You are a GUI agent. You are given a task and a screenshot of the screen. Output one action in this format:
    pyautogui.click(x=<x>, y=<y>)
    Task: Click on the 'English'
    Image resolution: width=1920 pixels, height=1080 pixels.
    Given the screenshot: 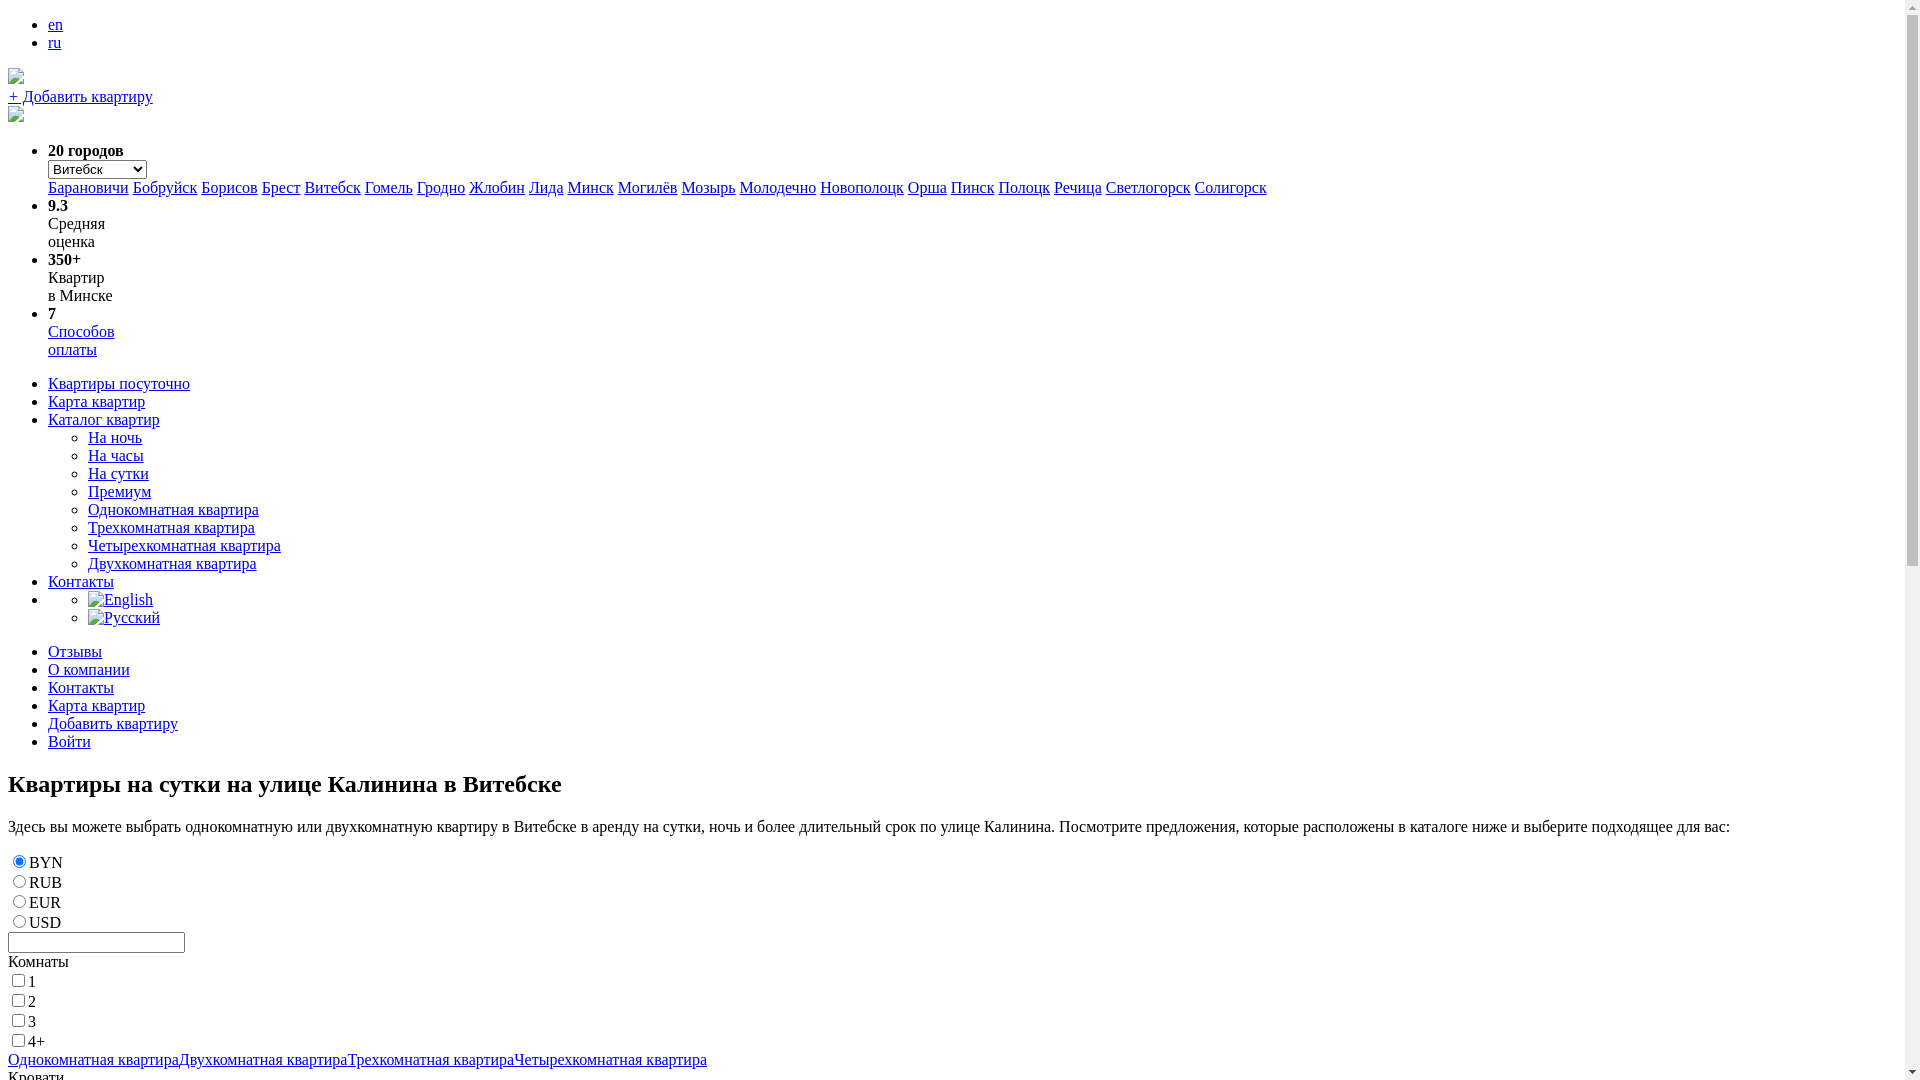 What is the action you would take?
    pyautogui.click(x=119, y=599)
    